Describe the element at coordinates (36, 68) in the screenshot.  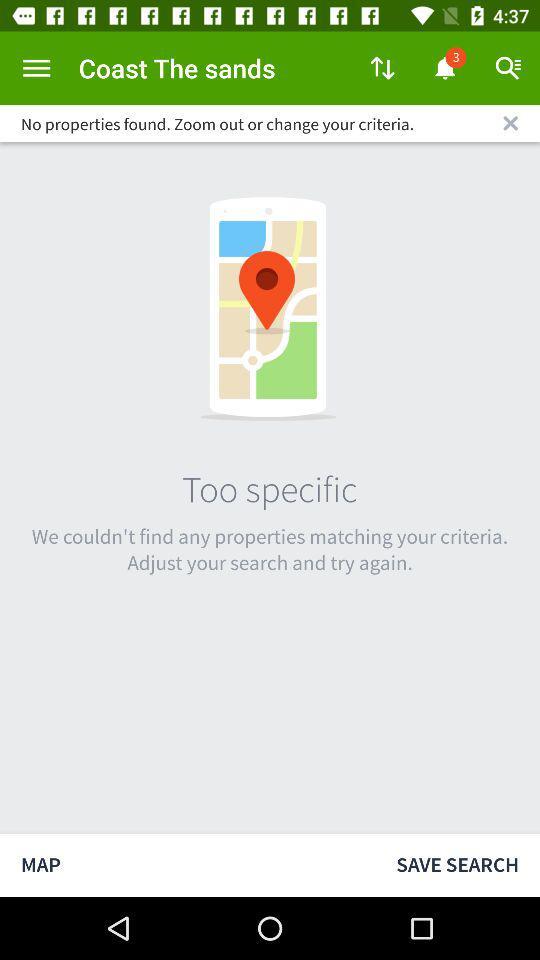
I see `open menu` at that location.